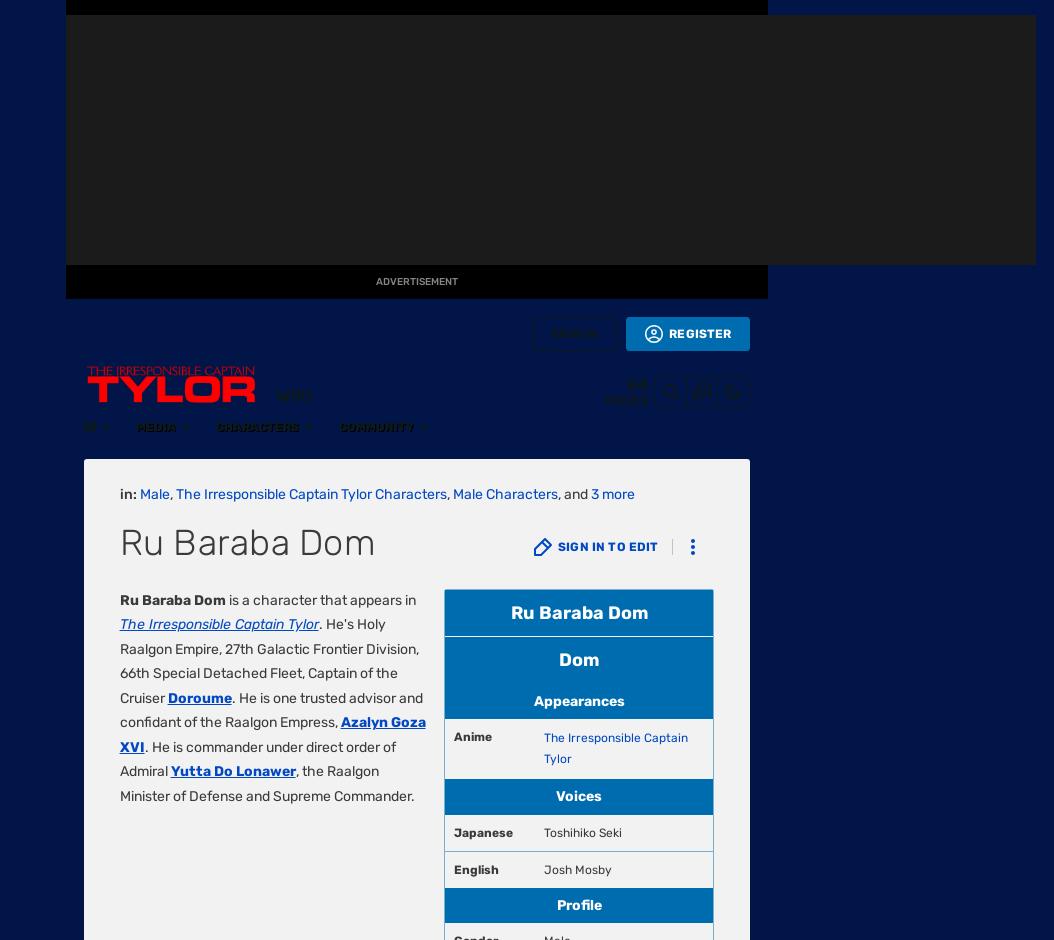  I want to click on 'The Irresponsible Captain Tylor', so click(282, 273).